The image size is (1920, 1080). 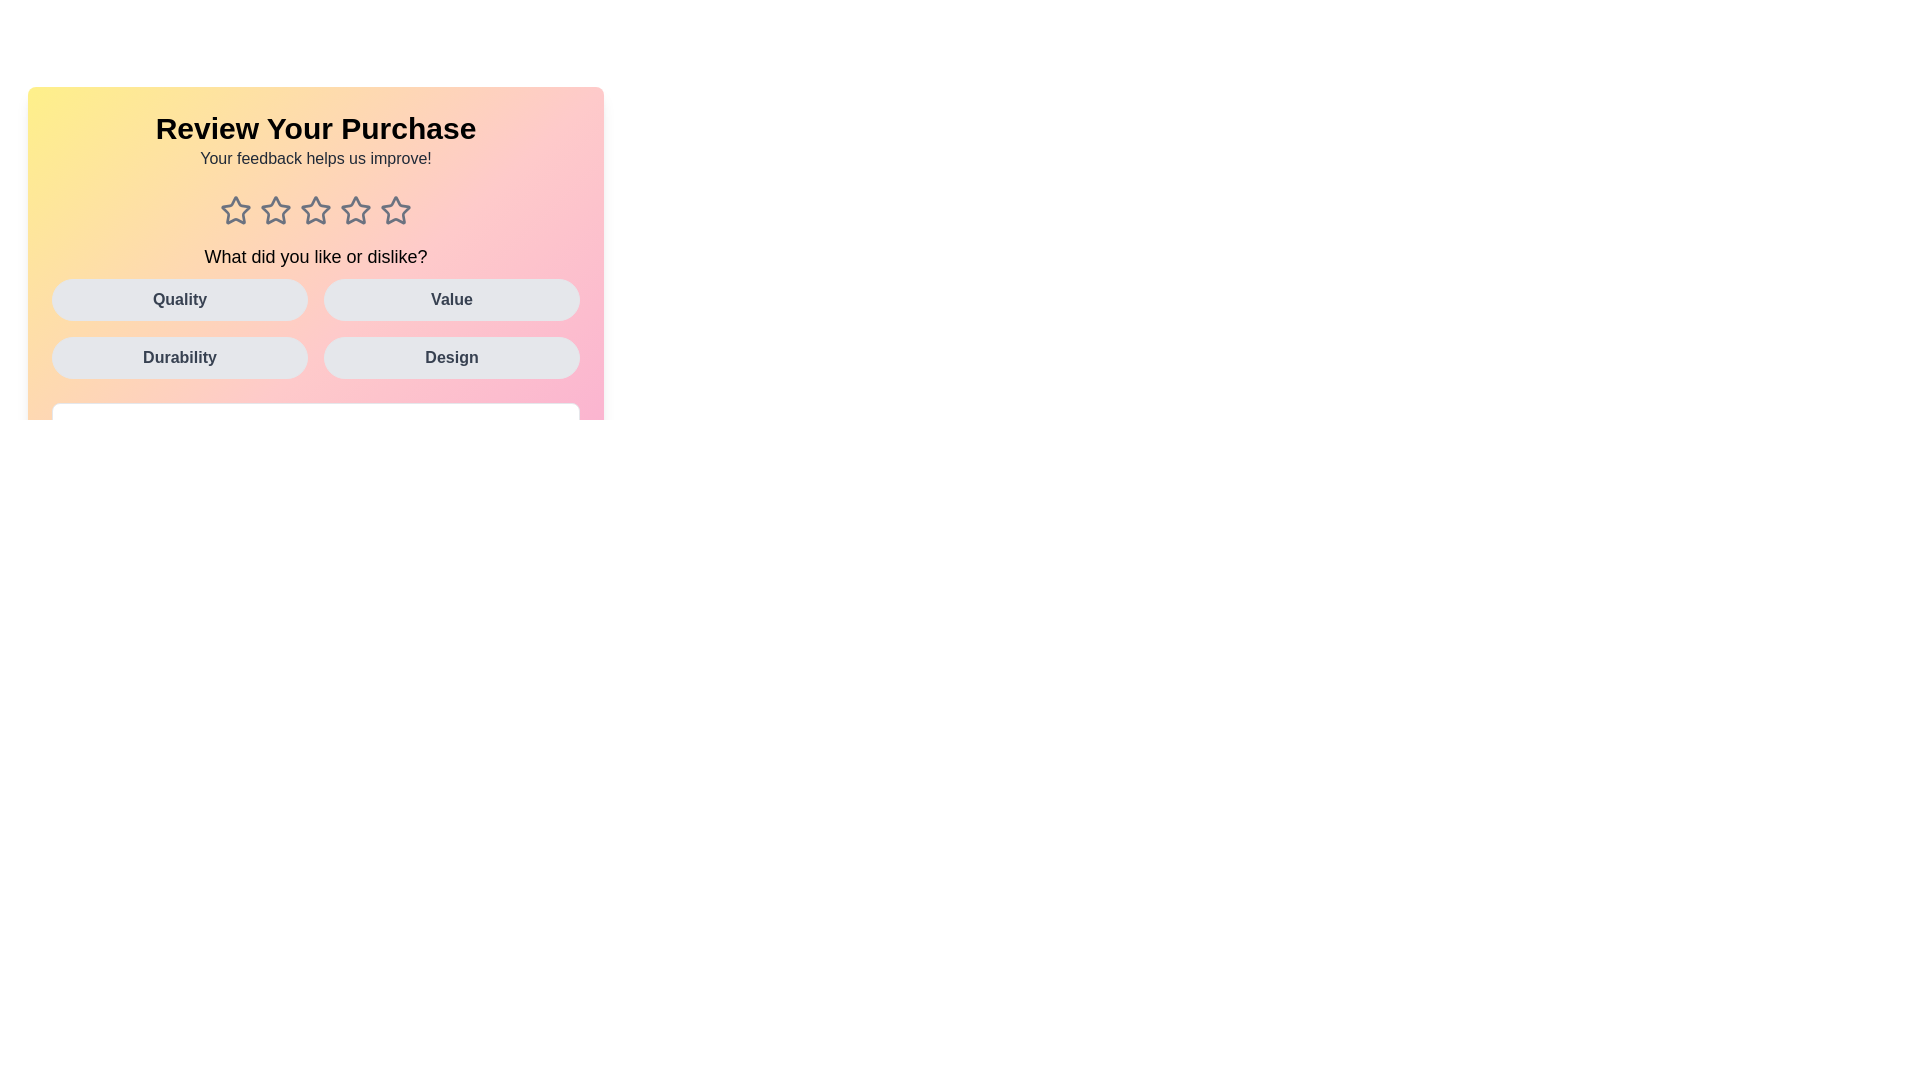 I want to click on text from the introduction Text Block at the top of the feedback form, which informs the user about the purpose of the displayed section, so click(x=315, y=140).